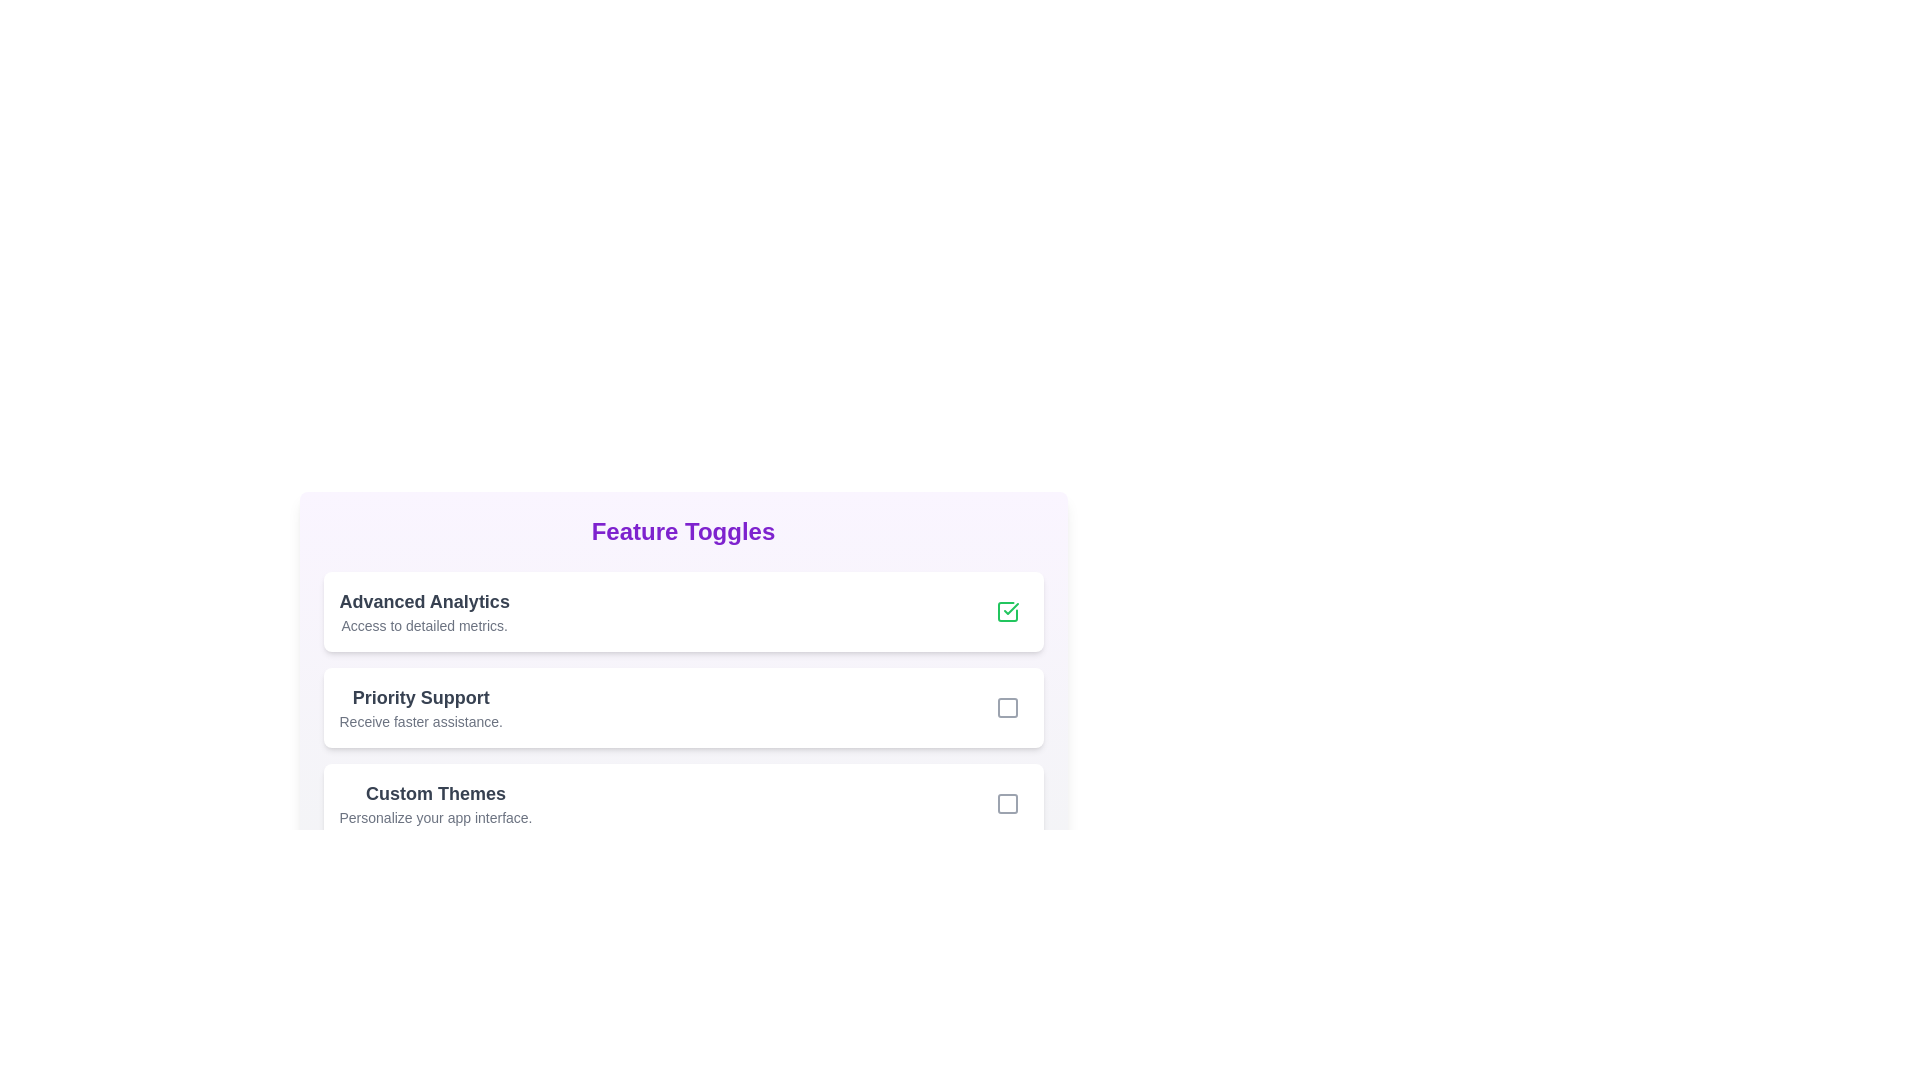 The width and height of the screenshot is (1920, 1080). I want to click on the green checkmark icon that is positioned next to the 'Advanced Analytics' toggle in the feature list, so click(1011, 608).